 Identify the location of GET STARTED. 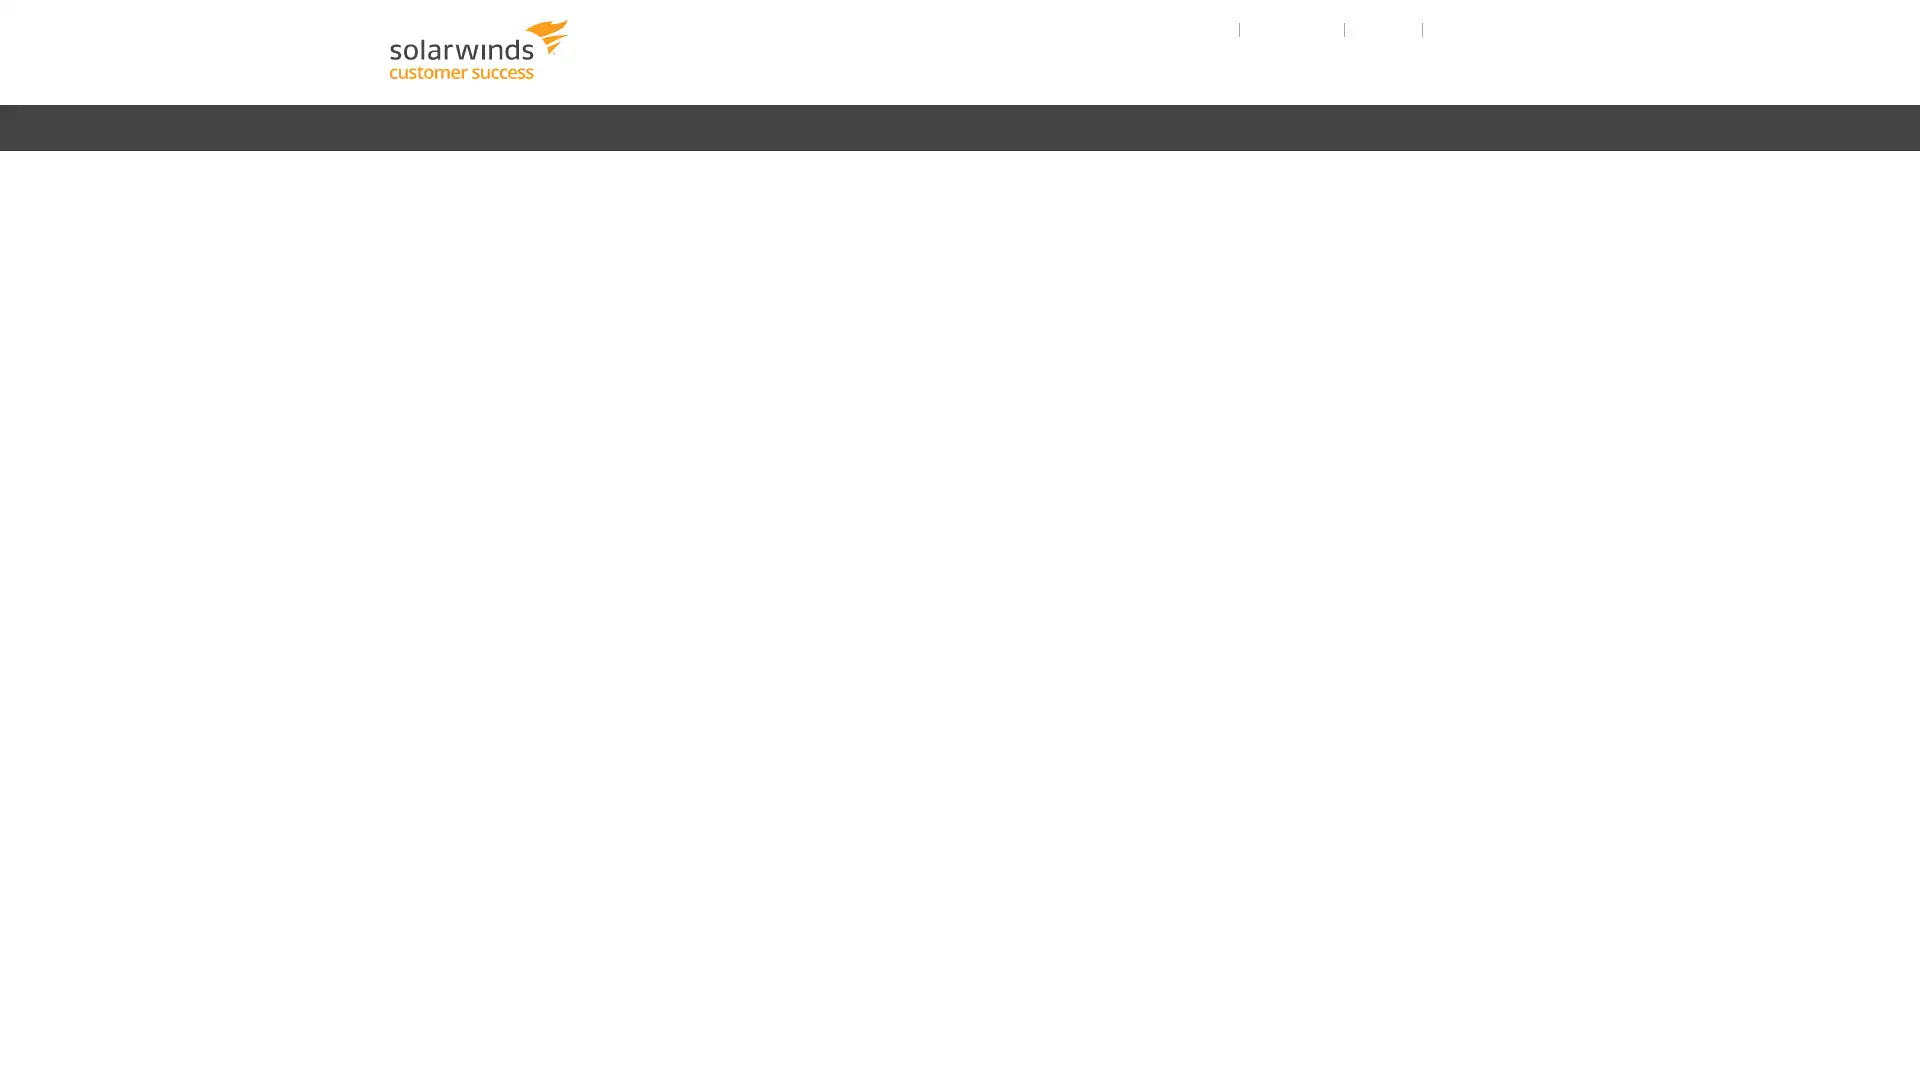
(805, 361).